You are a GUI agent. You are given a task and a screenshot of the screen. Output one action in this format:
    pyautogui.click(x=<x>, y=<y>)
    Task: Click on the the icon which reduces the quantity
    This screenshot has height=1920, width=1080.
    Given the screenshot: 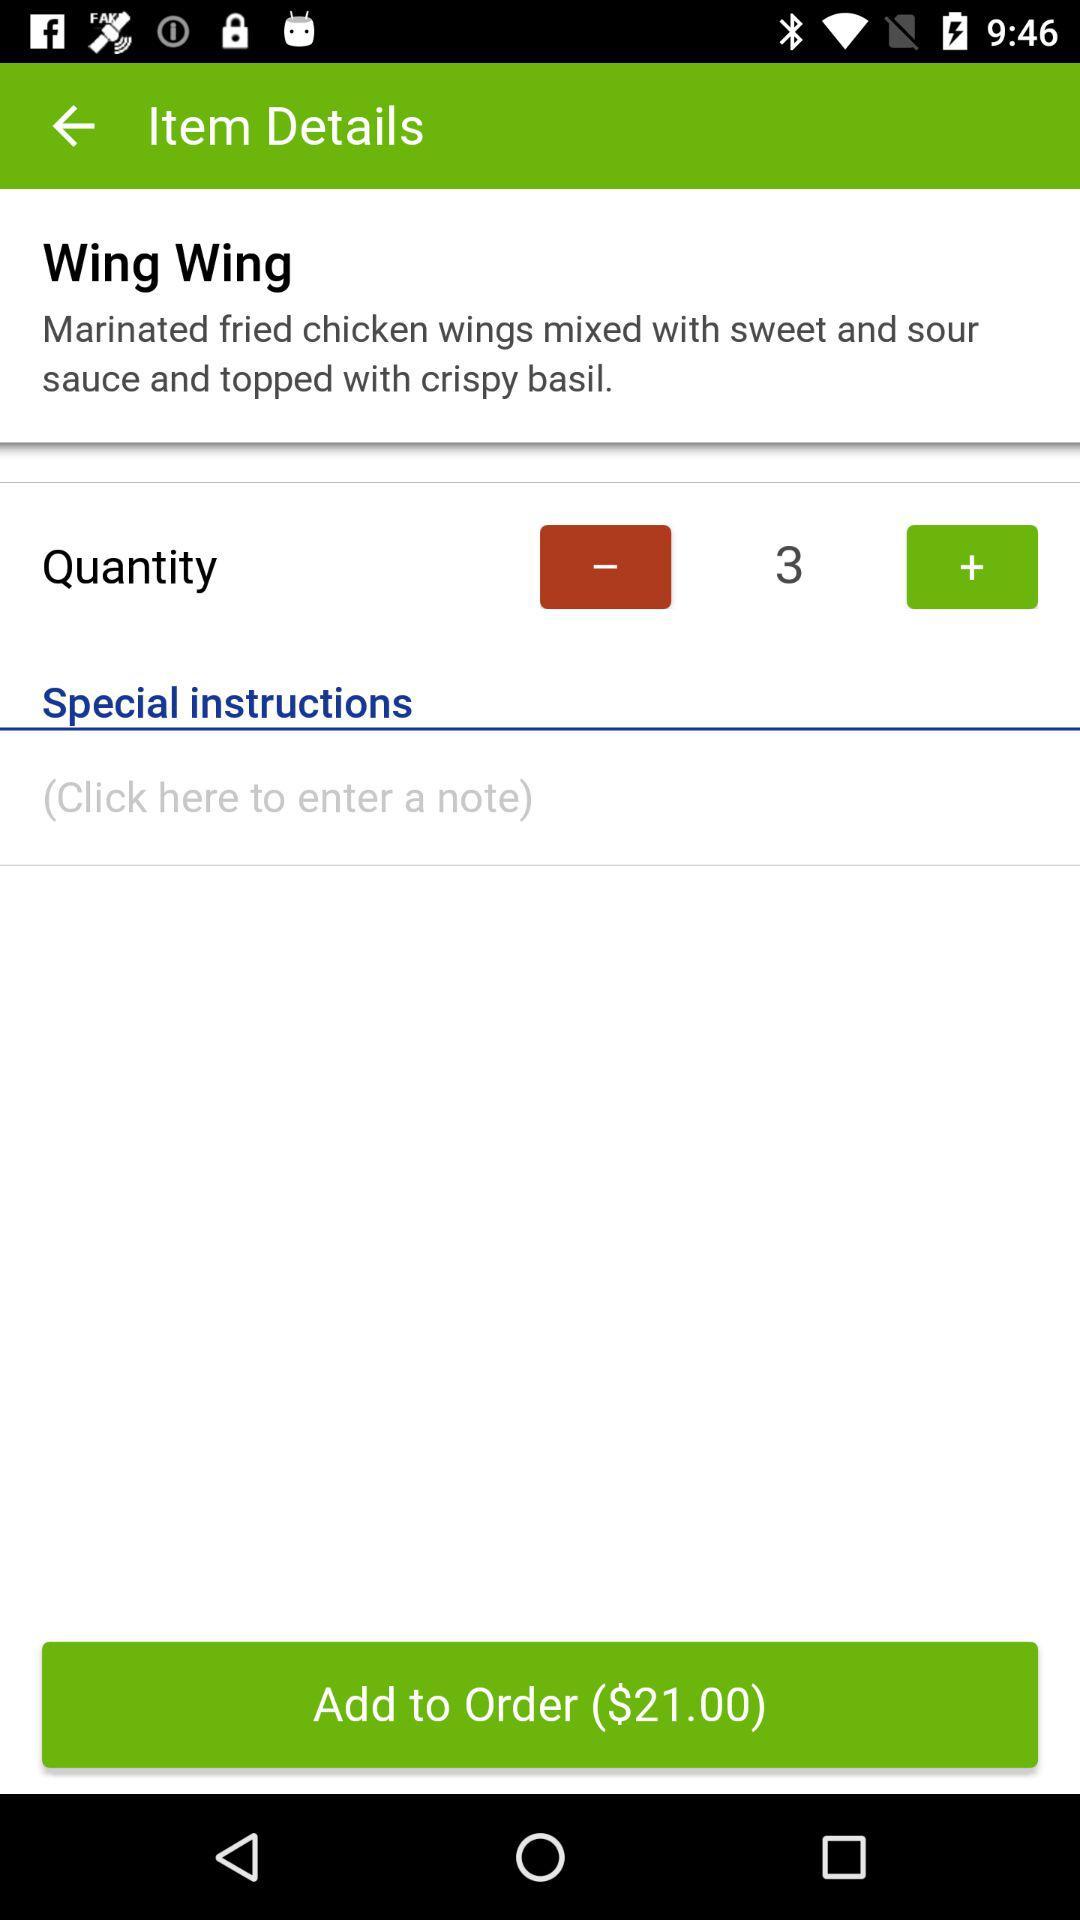 What is the action you would take?
    pyautogui.click(x=604, y=565)
    